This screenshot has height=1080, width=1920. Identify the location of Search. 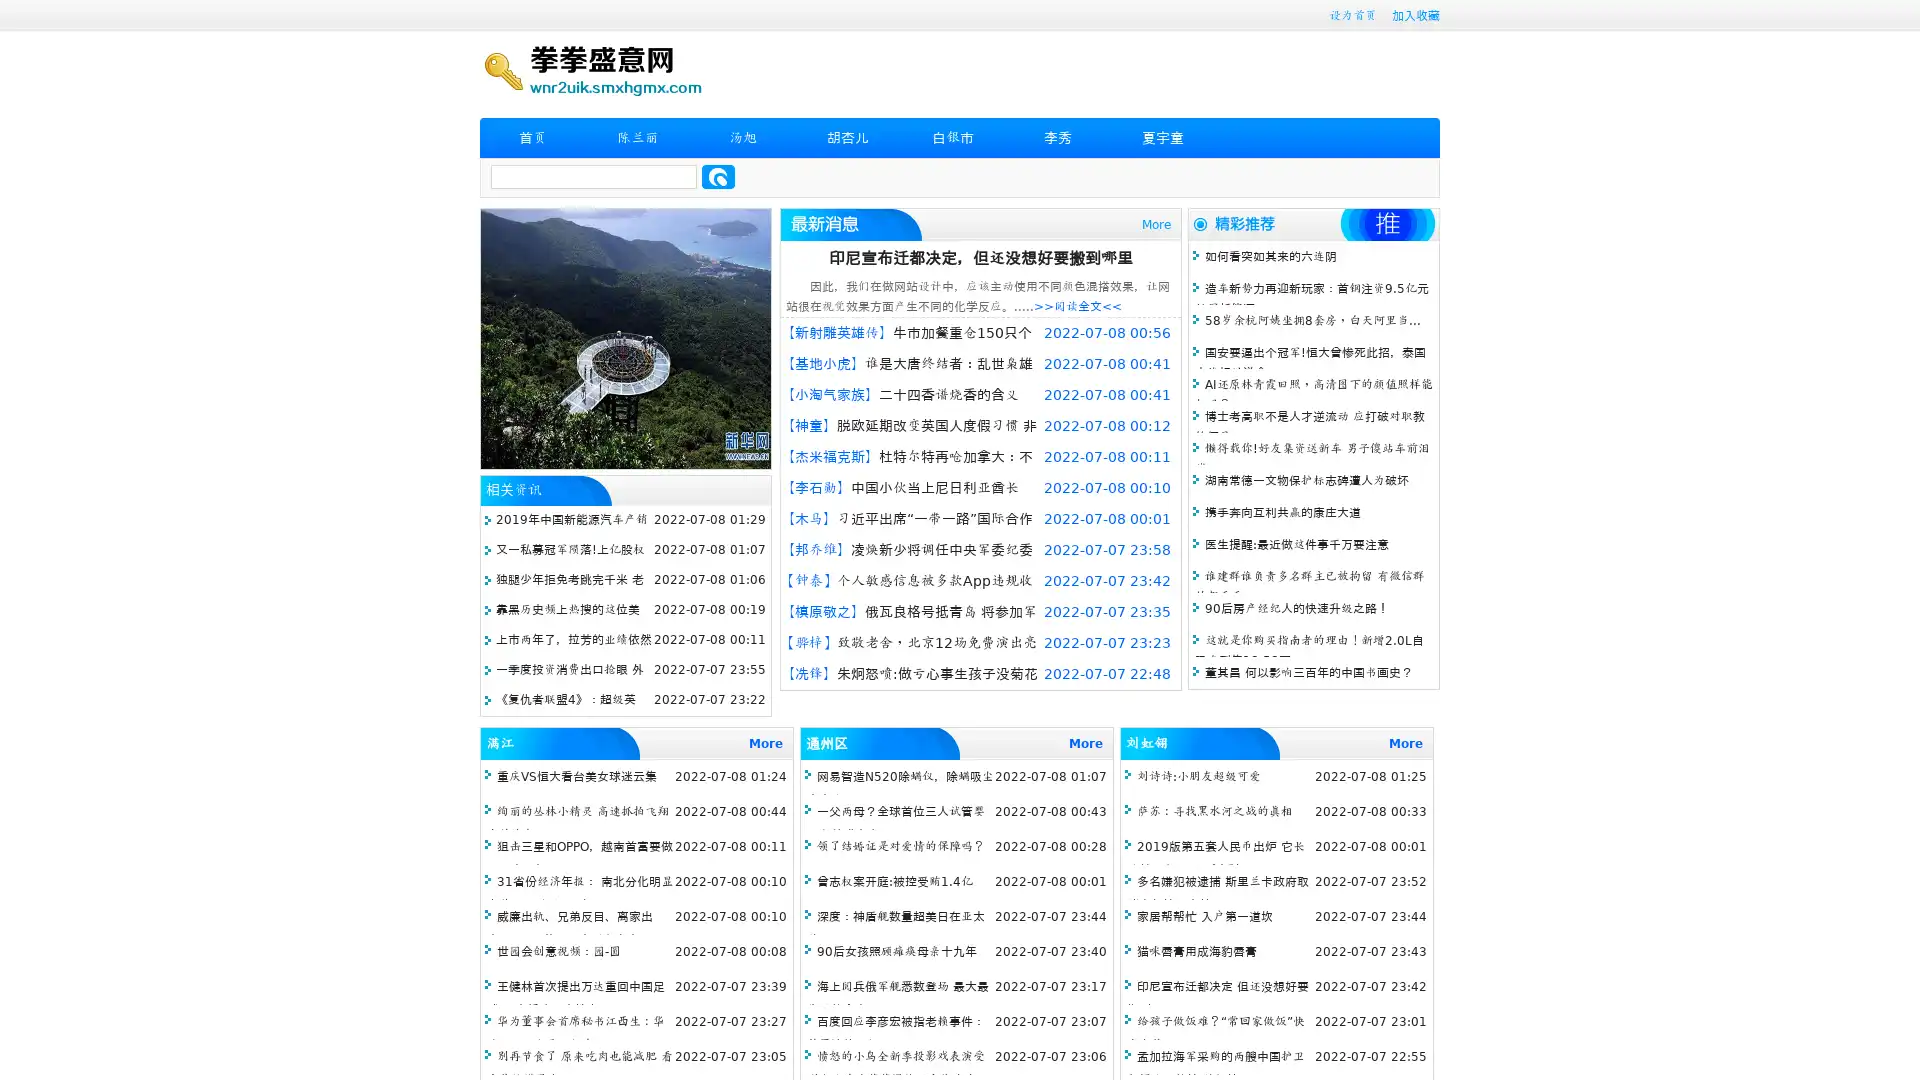
(718, 176).